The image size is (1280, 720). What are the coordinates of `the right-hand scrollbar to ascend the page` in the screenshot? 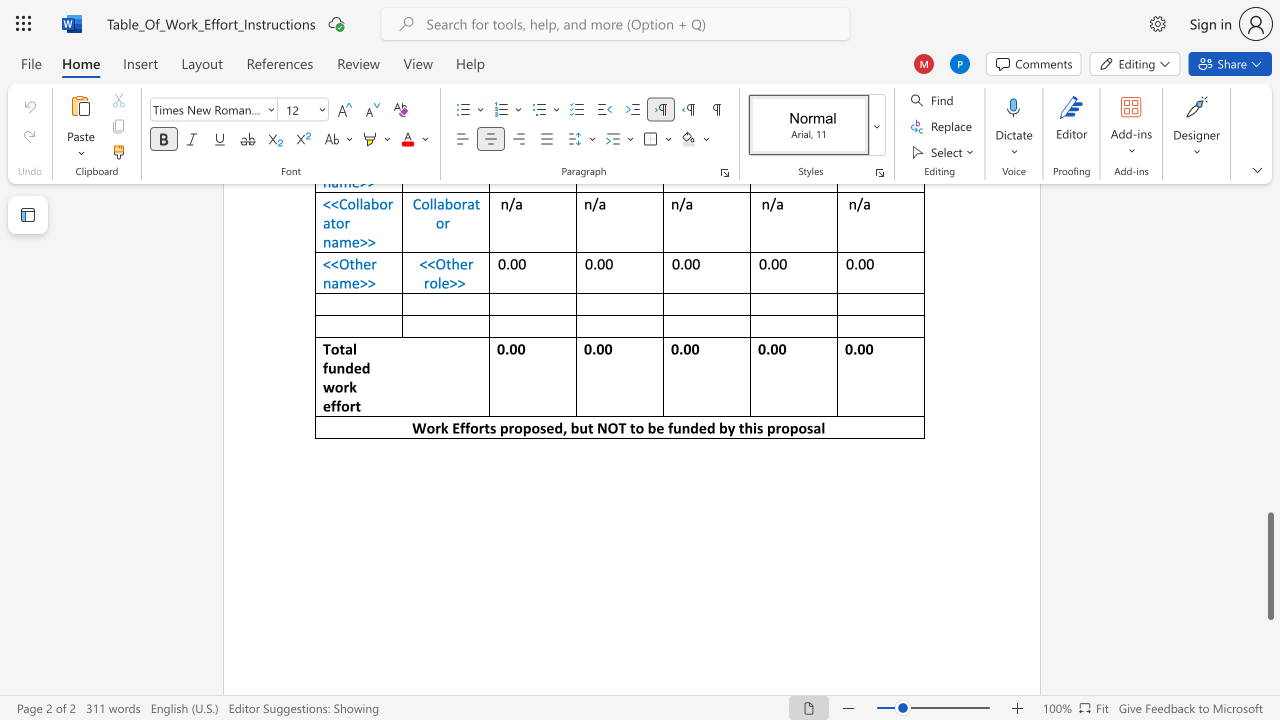 It's located at (1269, 480).